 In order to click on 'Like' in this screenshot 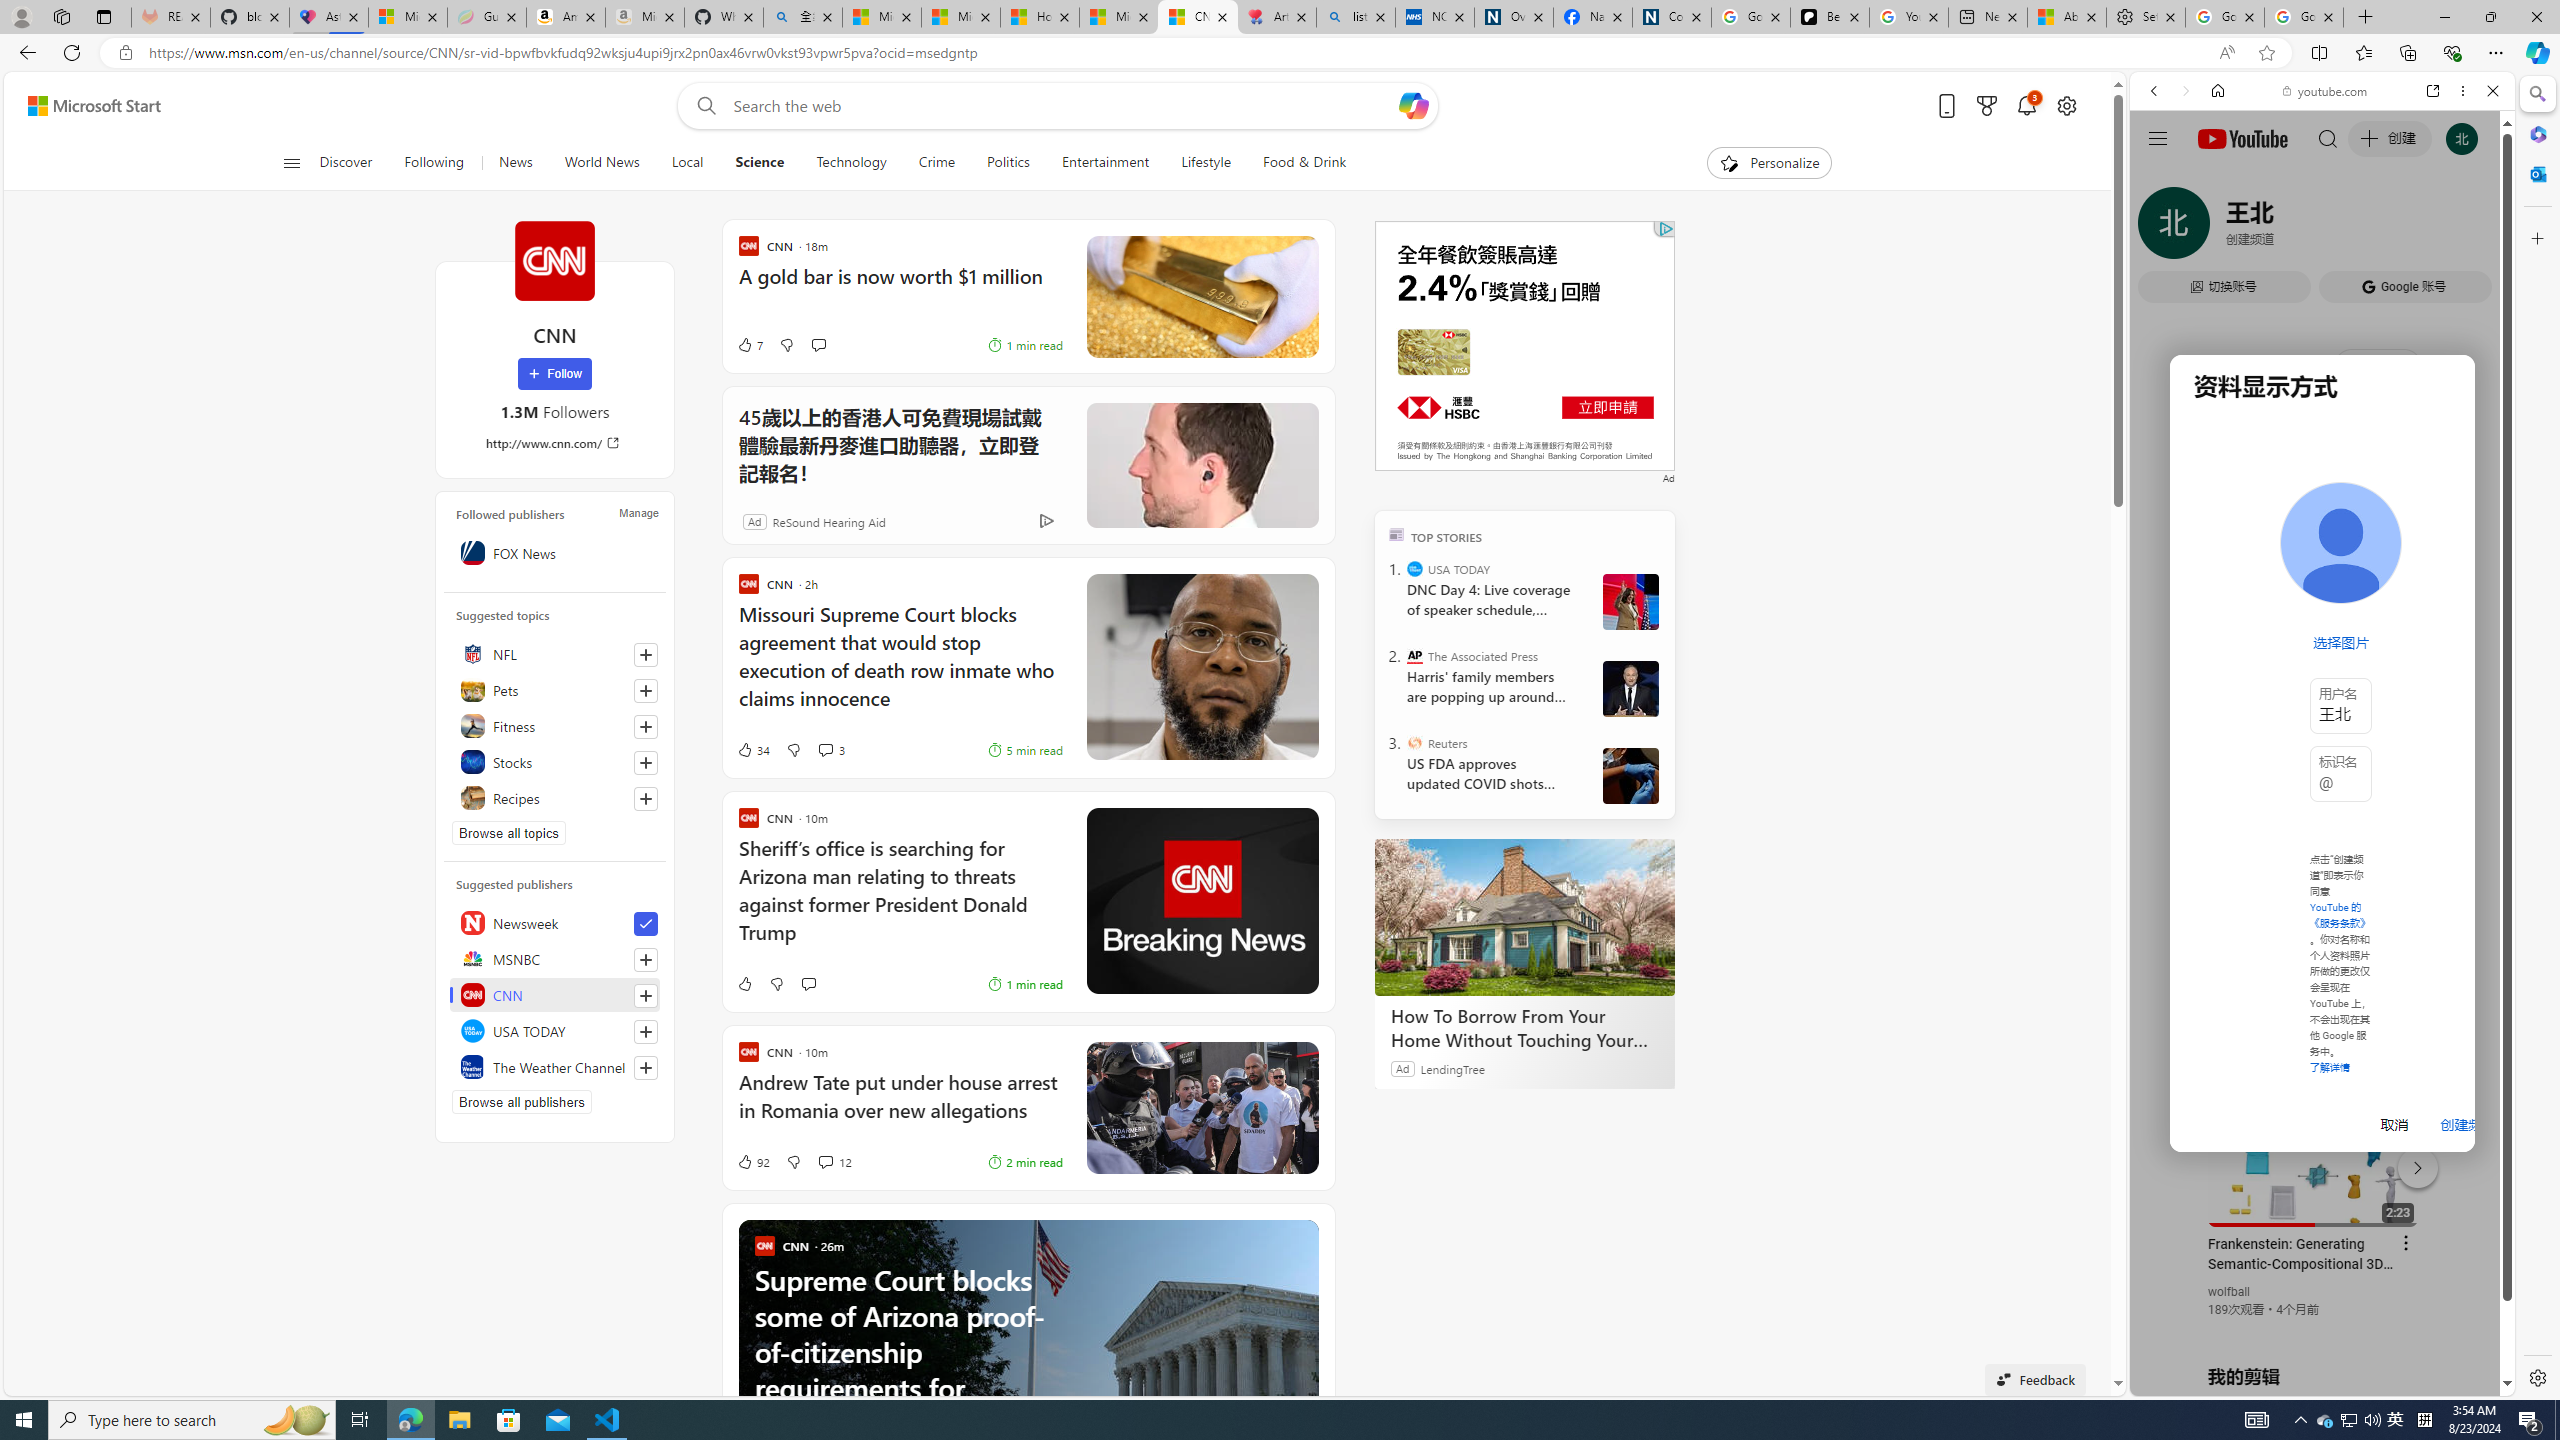, I will do `click(742, 984)`.